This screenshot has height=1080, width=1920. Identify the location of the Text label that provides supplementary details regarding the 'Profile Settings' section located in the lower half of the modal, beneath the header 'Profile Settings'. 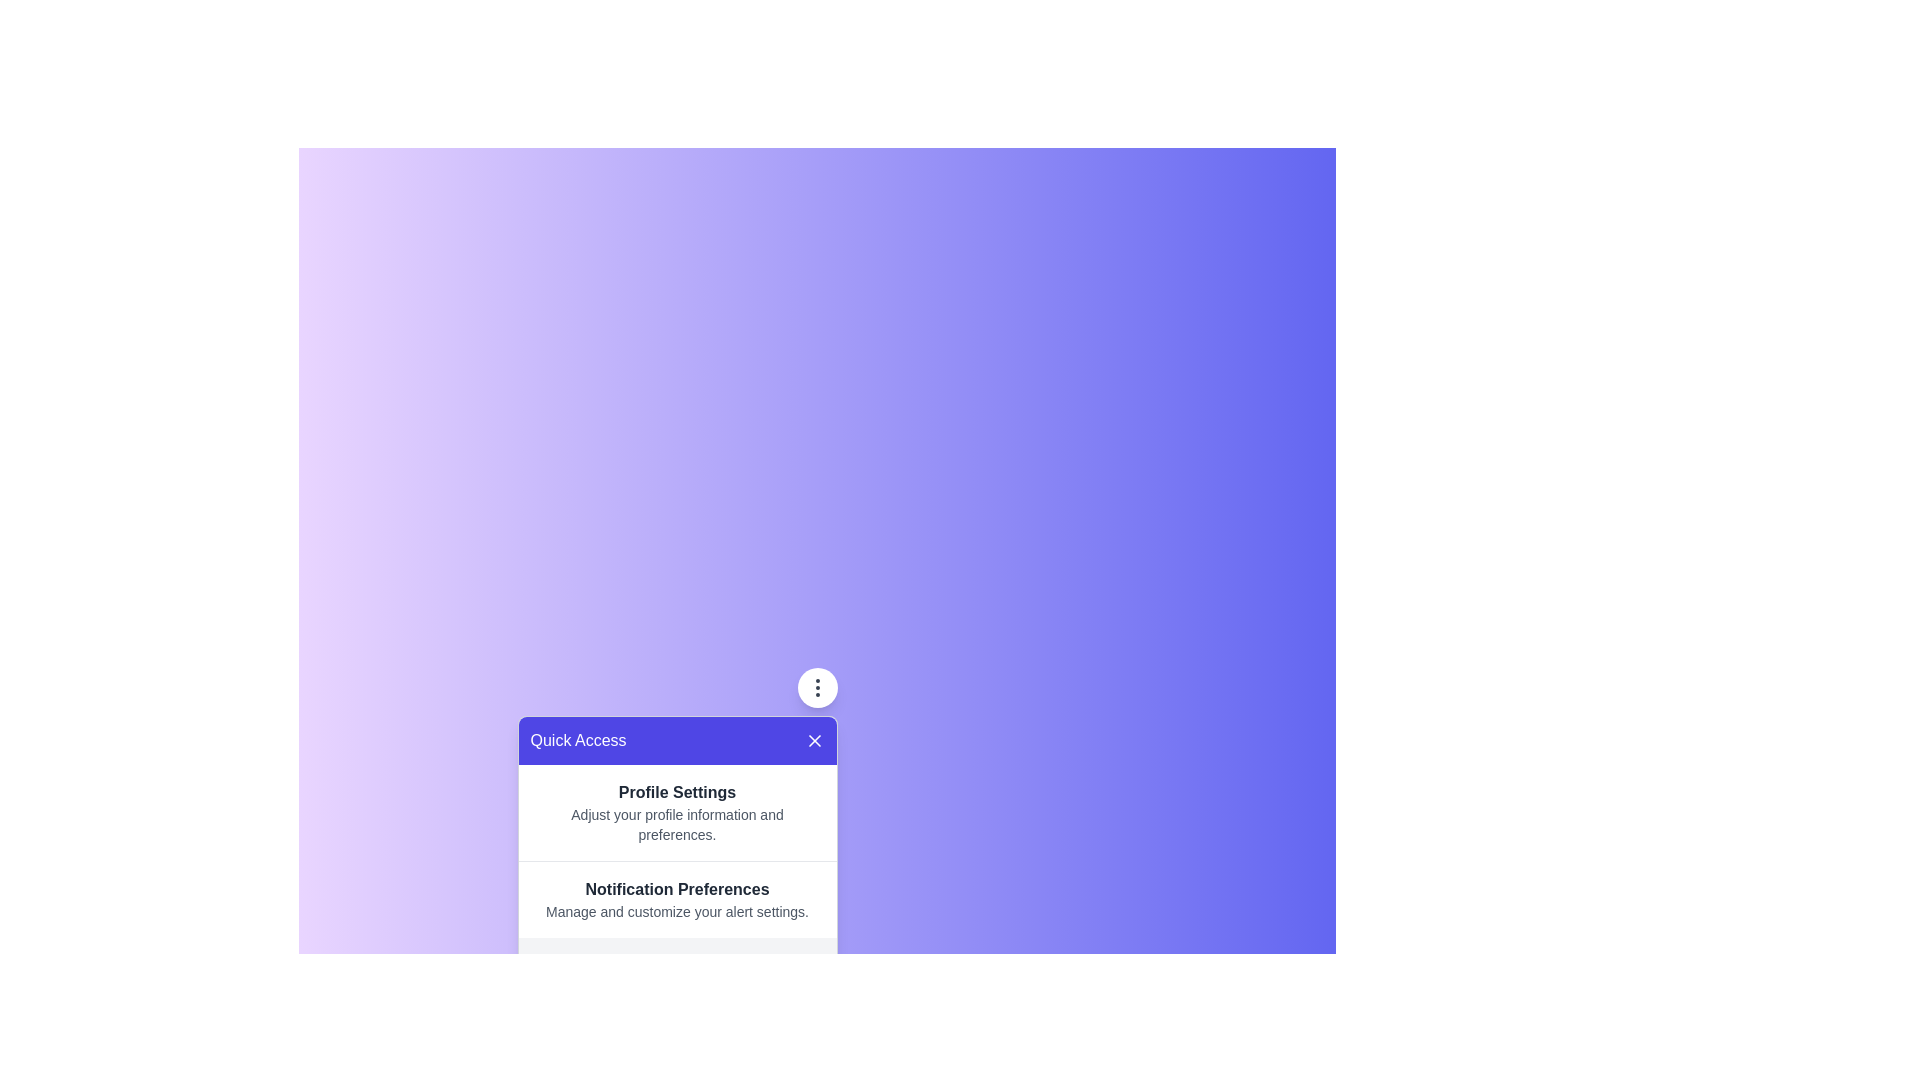
(677, 825).